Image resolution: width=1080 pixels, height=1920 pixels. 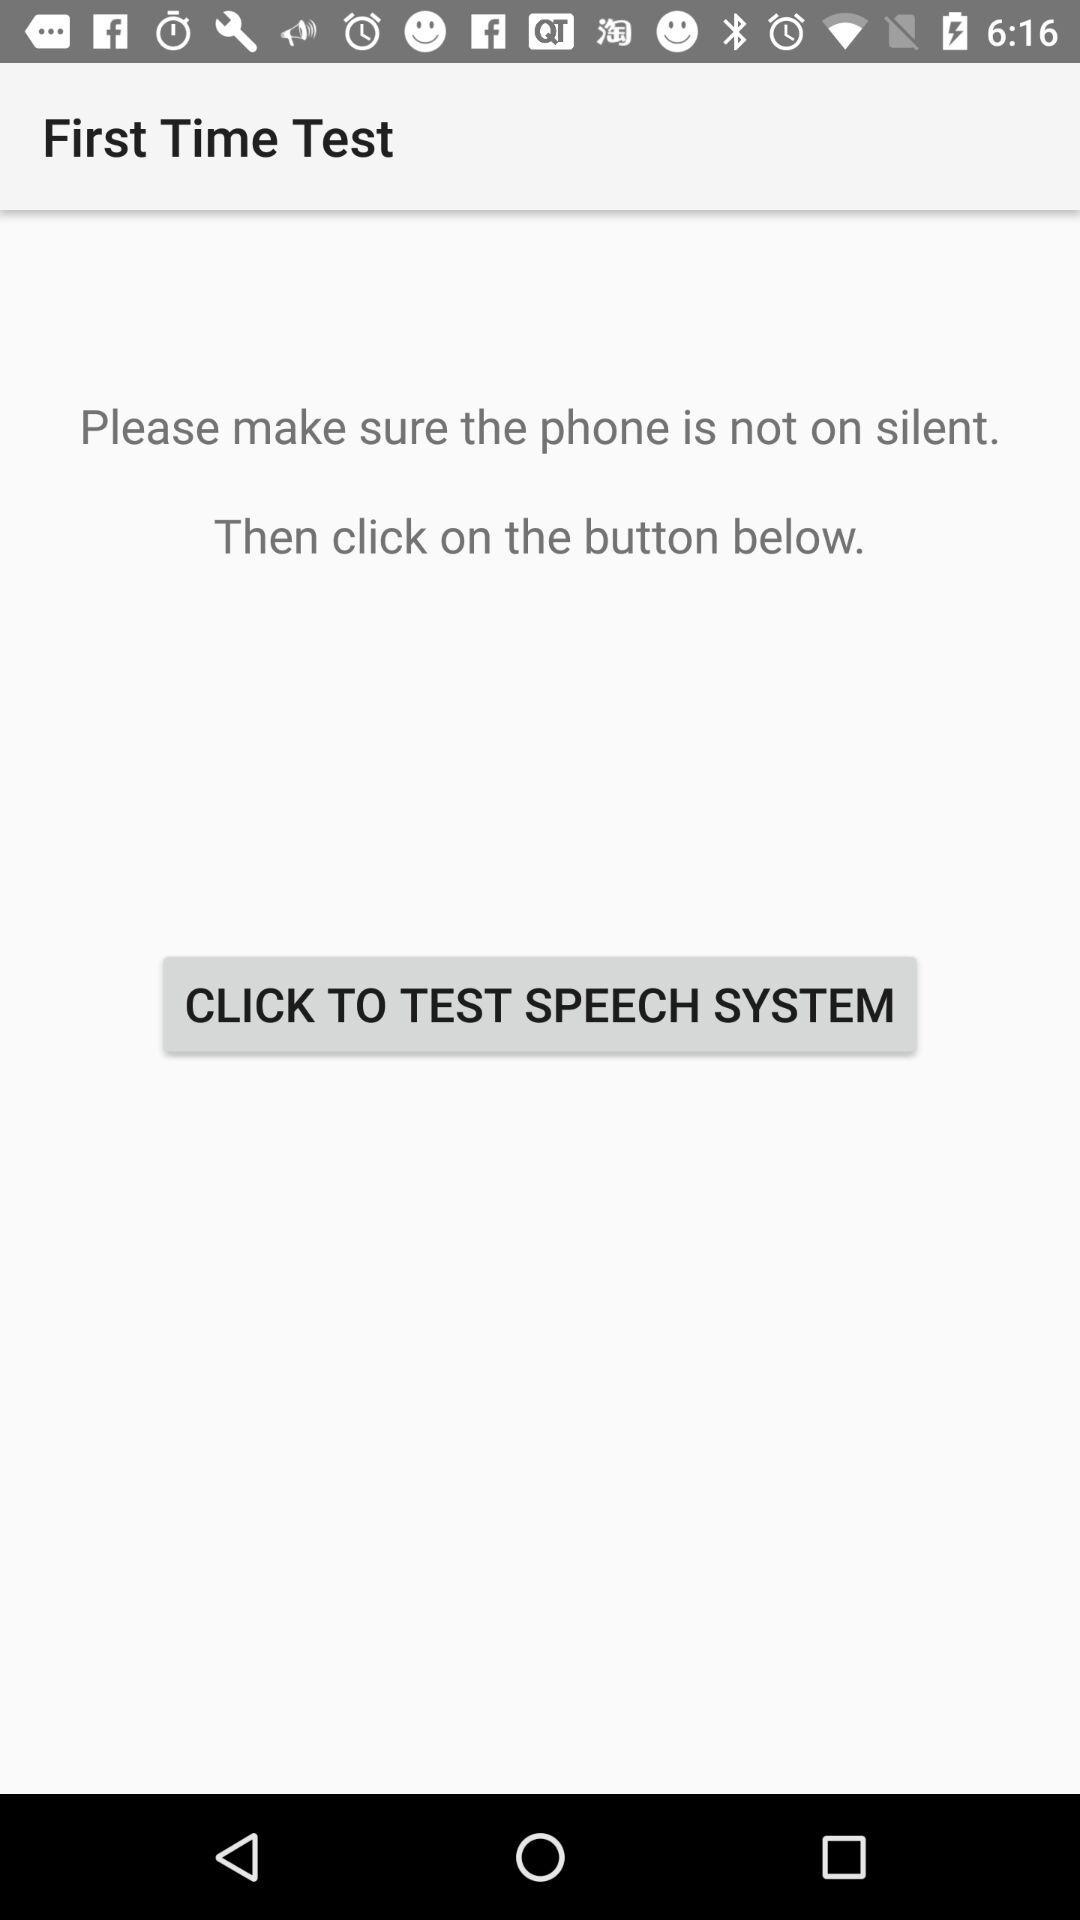 What do you see at coordinates (540, 1004) in the screenshot?
I see `click to test item` at bounding box center [540, 1004].